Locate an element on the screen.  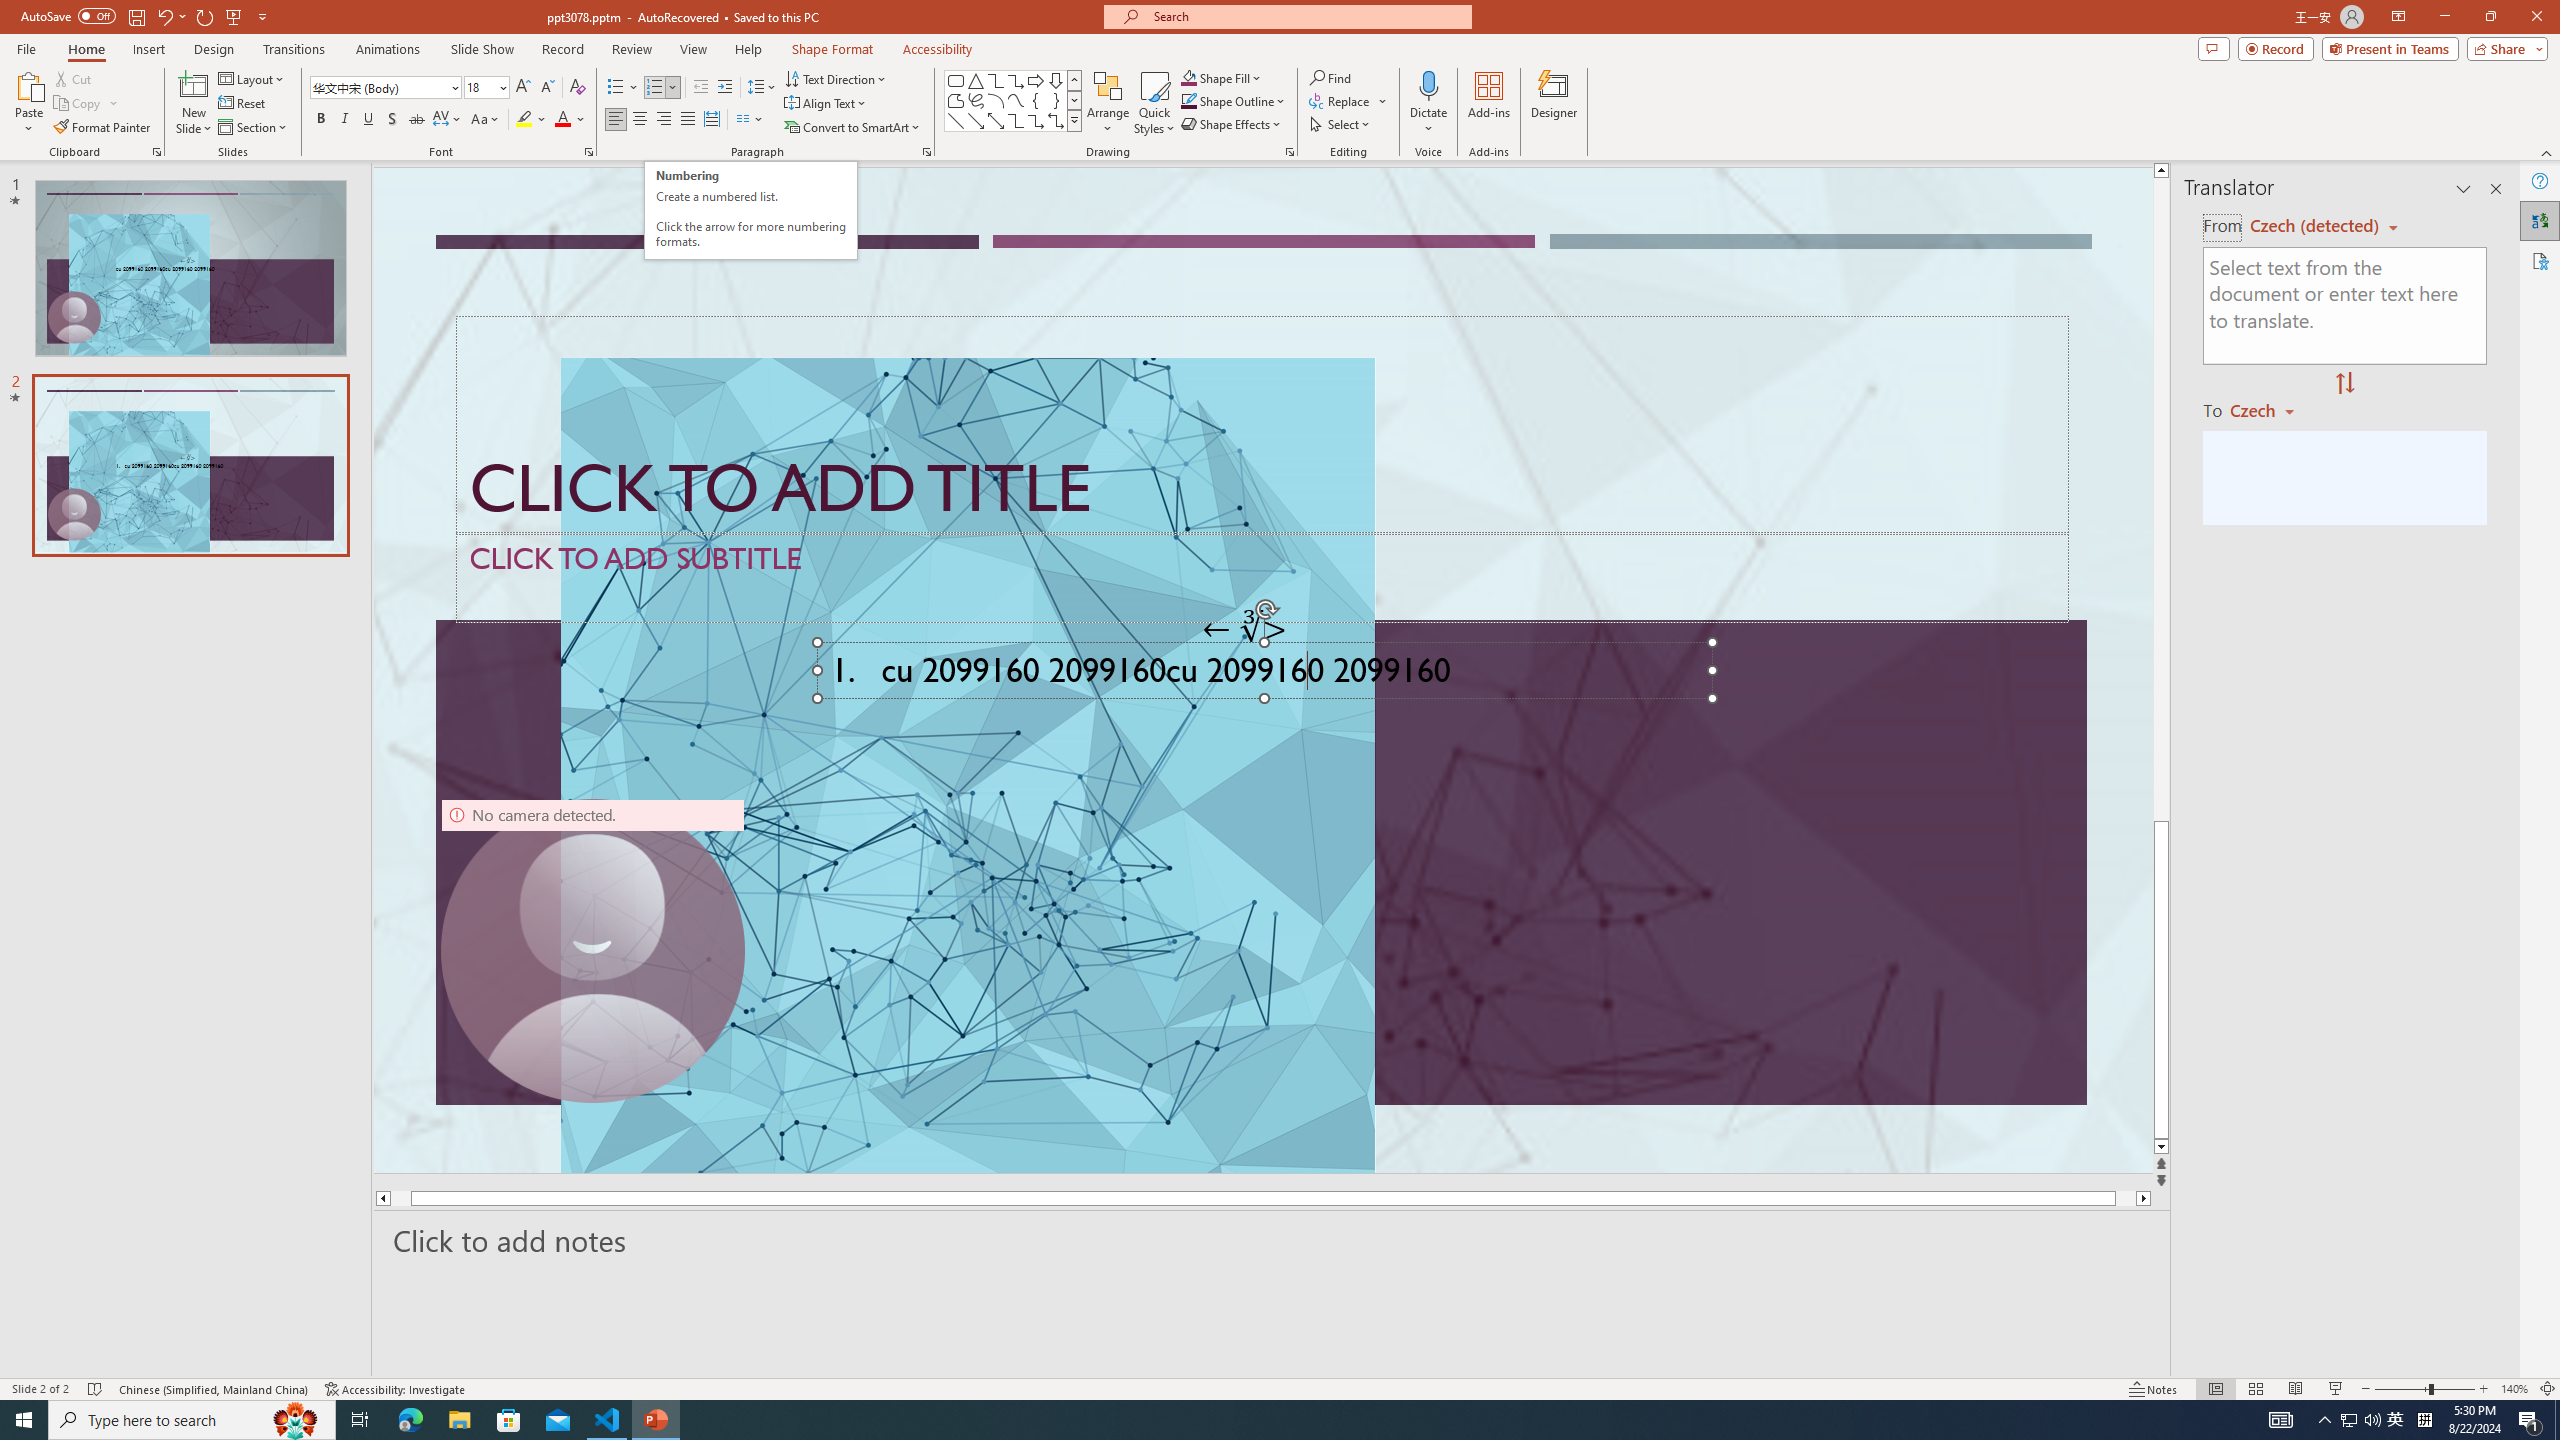
'Paragraph...' is located at coordinates (925, 150).